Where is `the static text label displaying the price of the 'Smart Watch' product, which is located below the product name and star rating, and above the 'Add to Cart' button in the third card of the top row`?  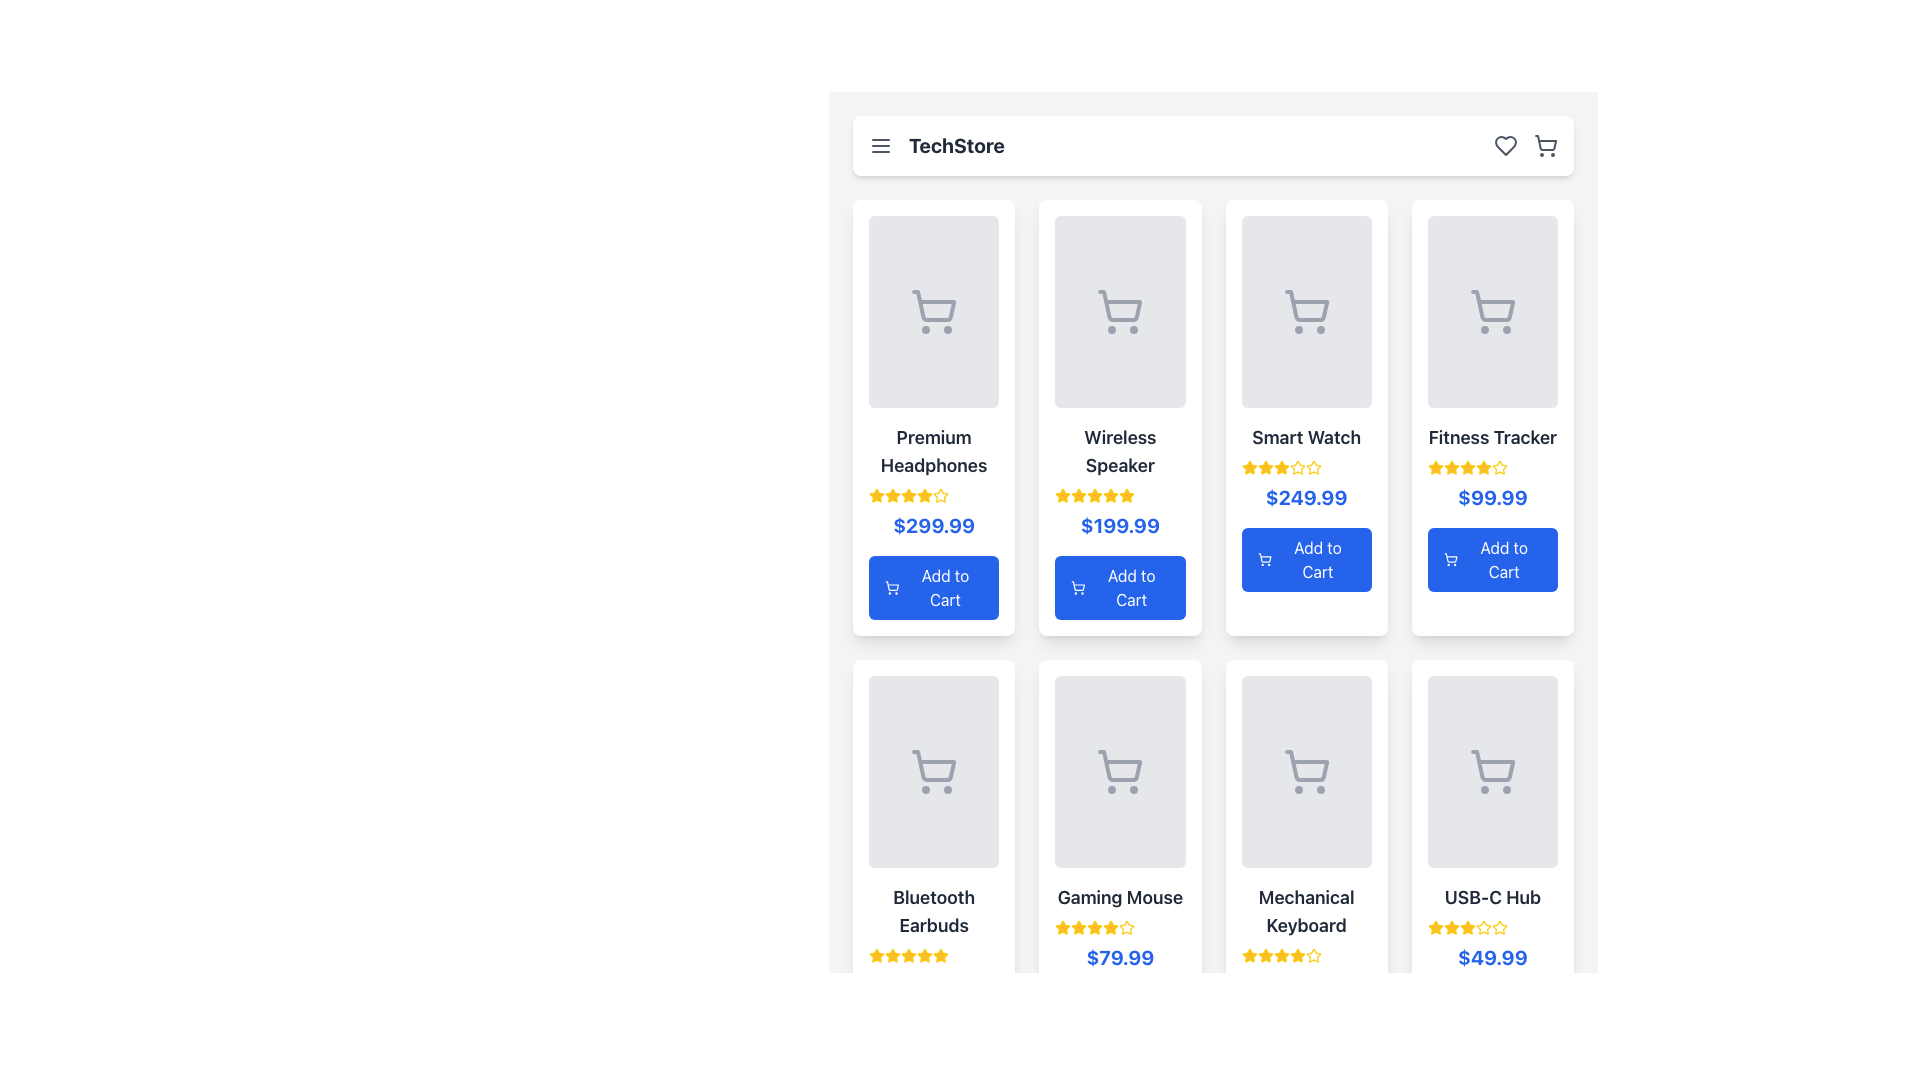 the static text label displaying the price of the 'Smart Watch' product, which is located below the product name and star rating, and above the 'Add to Cart' button in the third card of the top row is located at coordinates (1306, 496).